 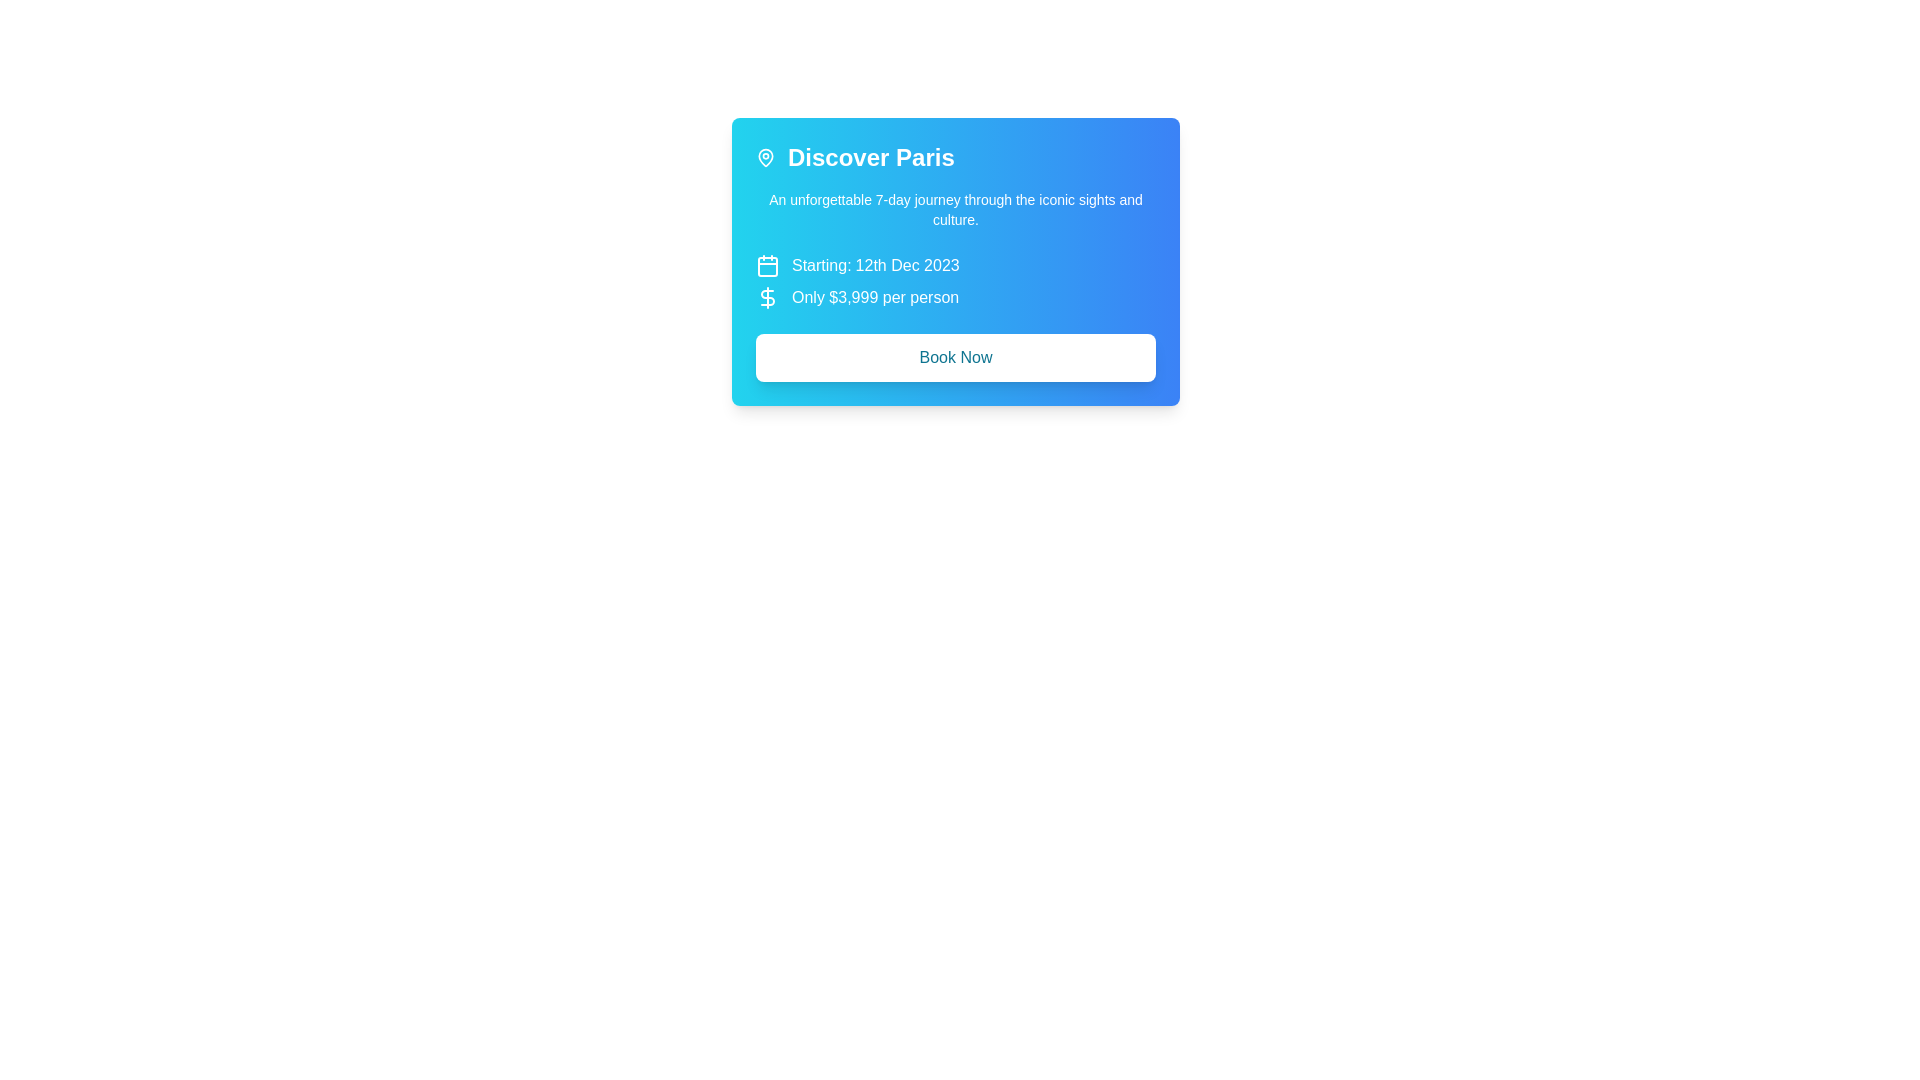 What do you see at coordinates (954, 209) in the screenshot?
I see `the Text Label that provides a descriptive summary of the travel experience, located below the title 'Discover Paris' and above the starting date and price information` at bounding box center [954, 209].